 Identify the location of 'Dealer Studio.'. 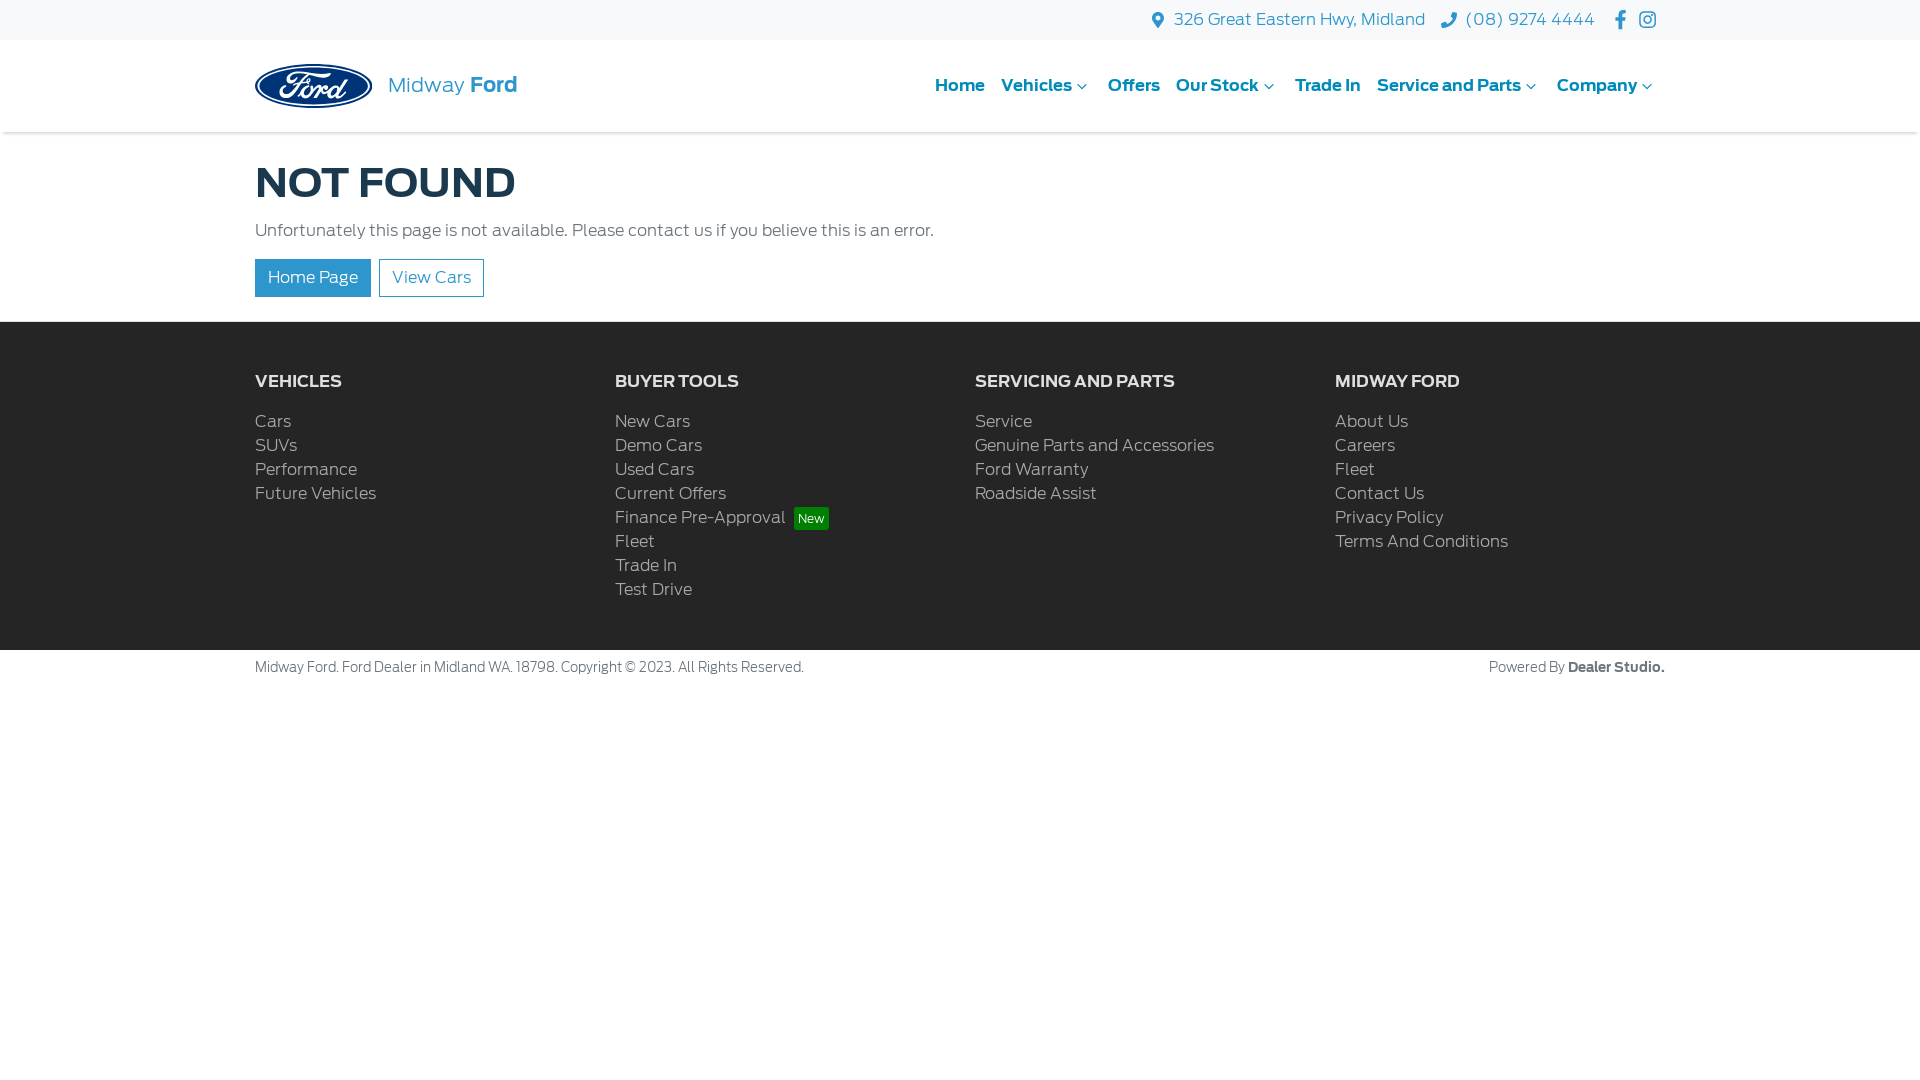
(1616, 667).